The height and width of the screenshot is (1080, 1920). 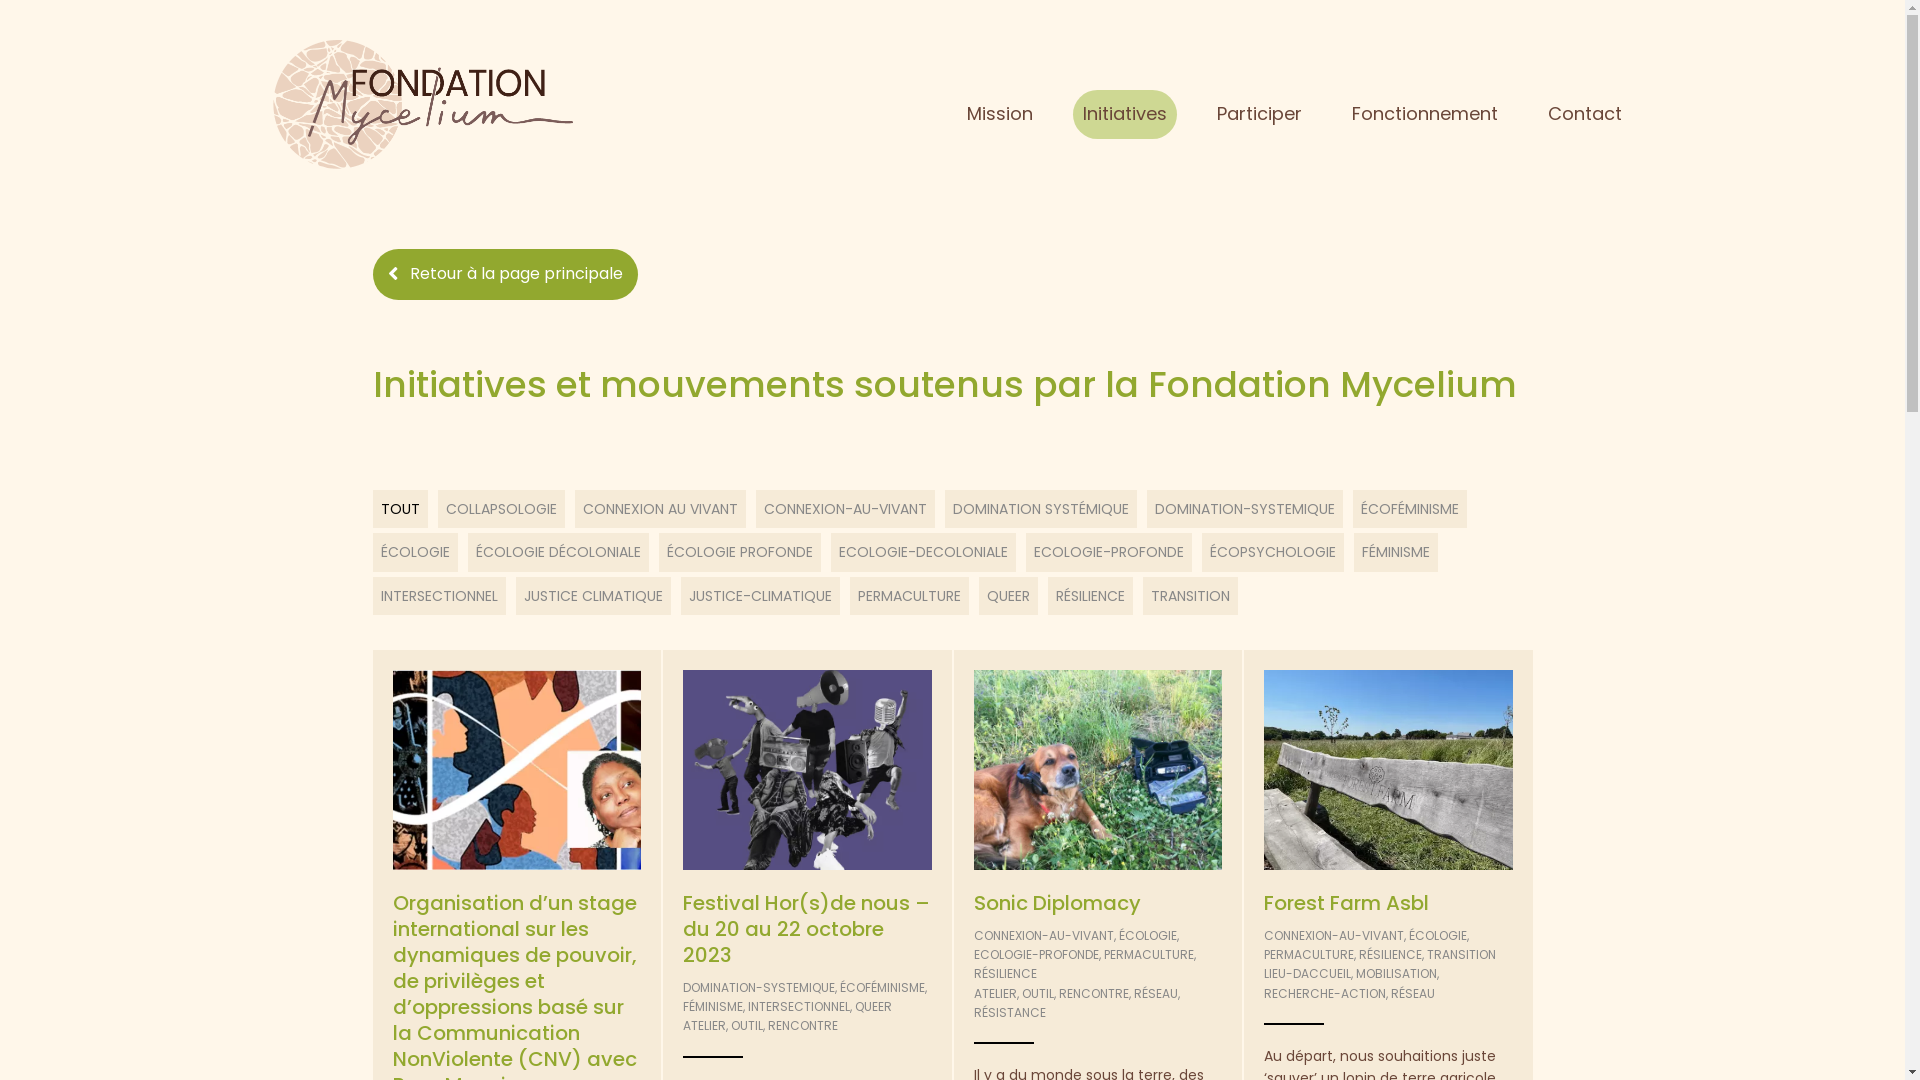 What do you see at coordinates (873, 1006) in the screenshot?
I see `'QUEER'` at bounding box center [873, 1006].